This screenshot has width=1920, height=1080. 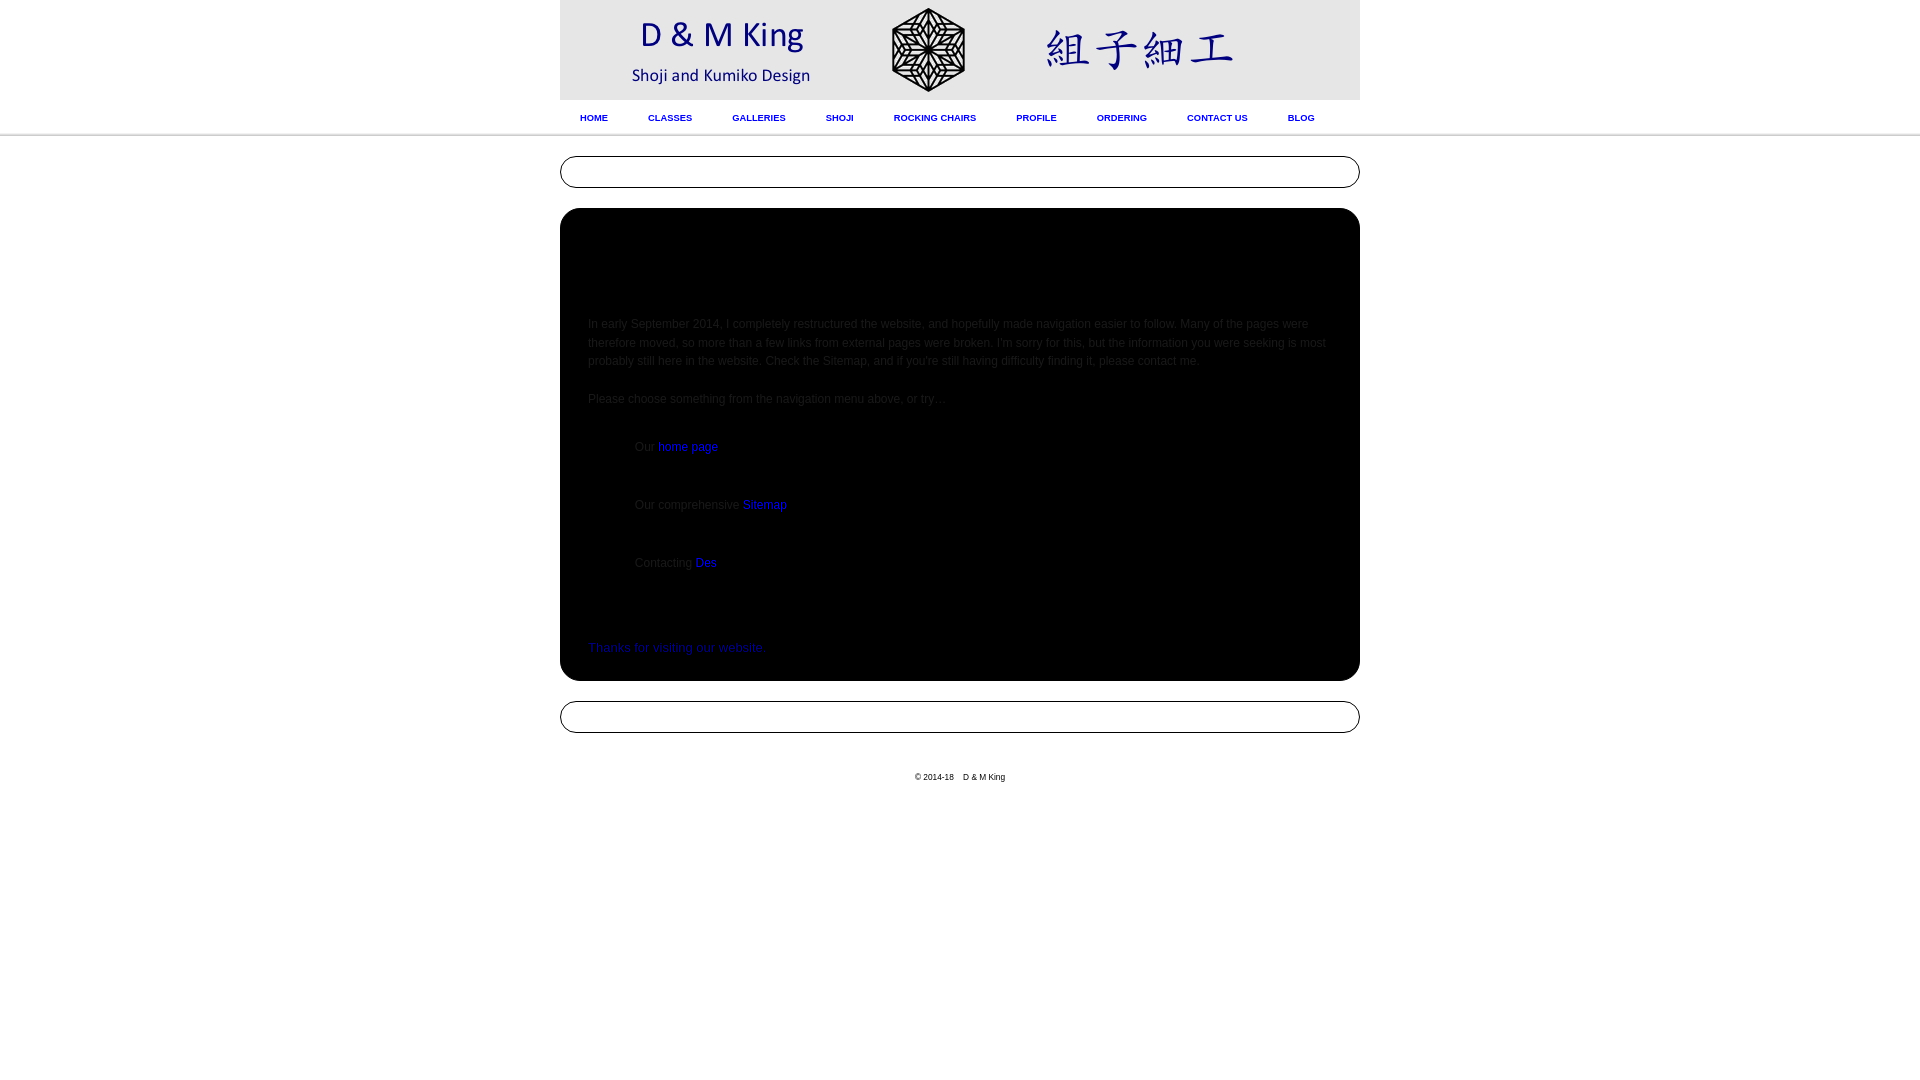 What do you see at coordinates (934, 118) in the screenshot?
I see `'ROCKING CHAIRS'` at bounding box center [934, 118].